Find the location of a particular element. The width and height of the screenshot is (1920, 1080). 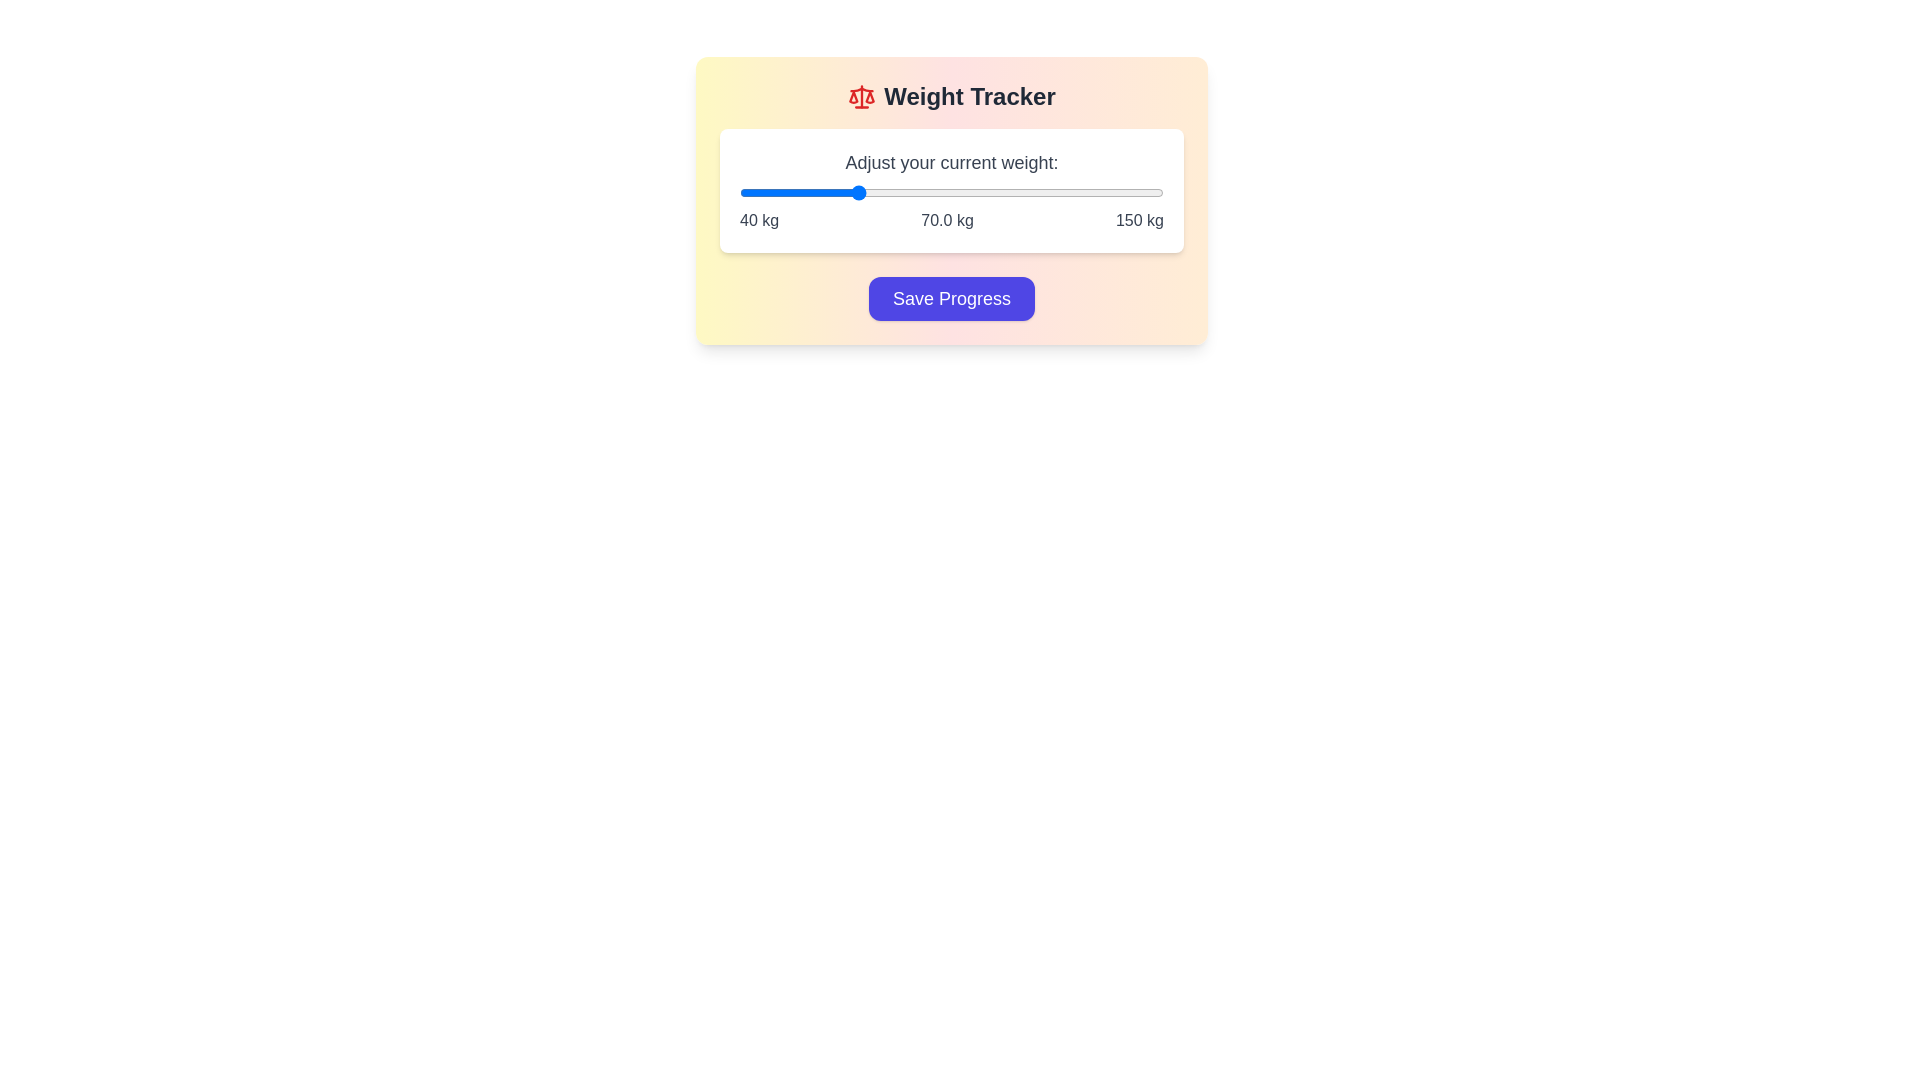

the 'Save Progress' button is located at coordinates (950, 299).